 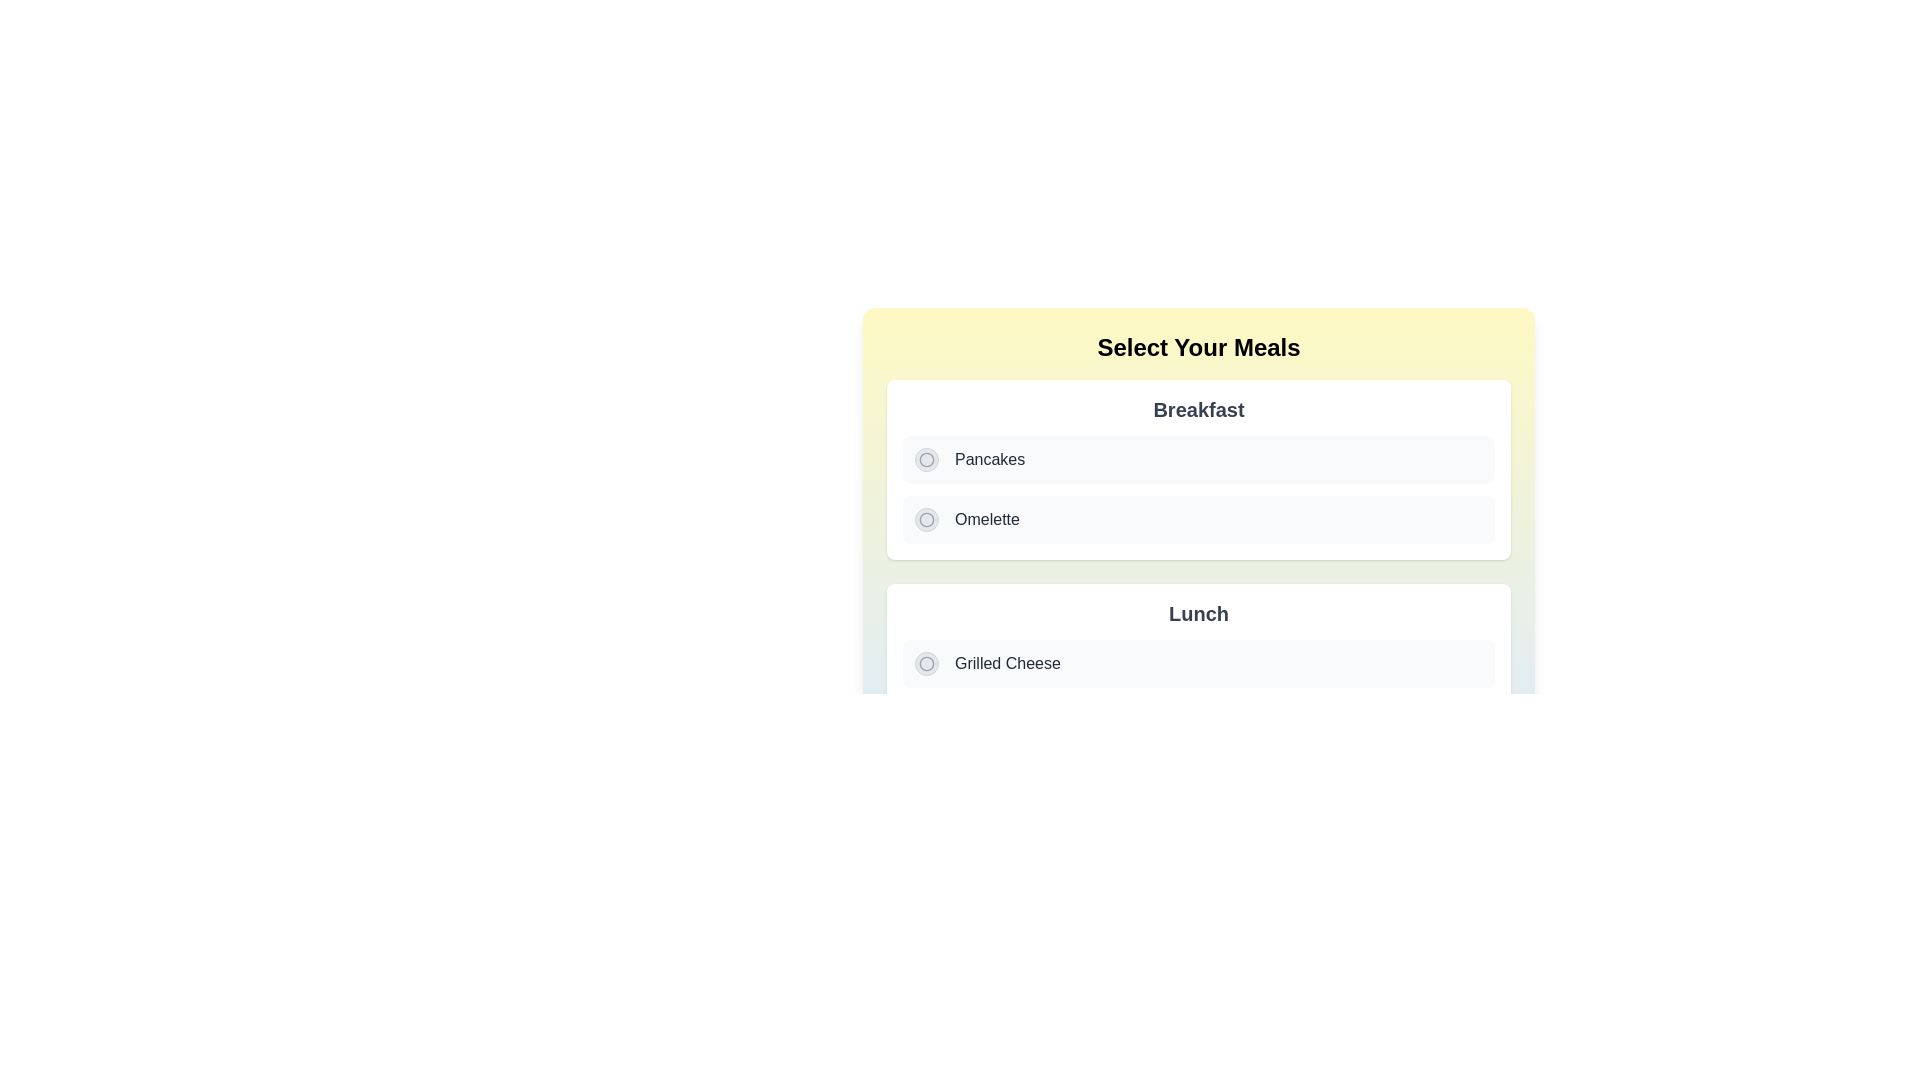 What do you see at coordinates (1199, 663) in the screenshot?
I see `the first selectable list item labeled 'Grilled Cheese' in the 'Lunch' section` at bounding box center [1199, 663].